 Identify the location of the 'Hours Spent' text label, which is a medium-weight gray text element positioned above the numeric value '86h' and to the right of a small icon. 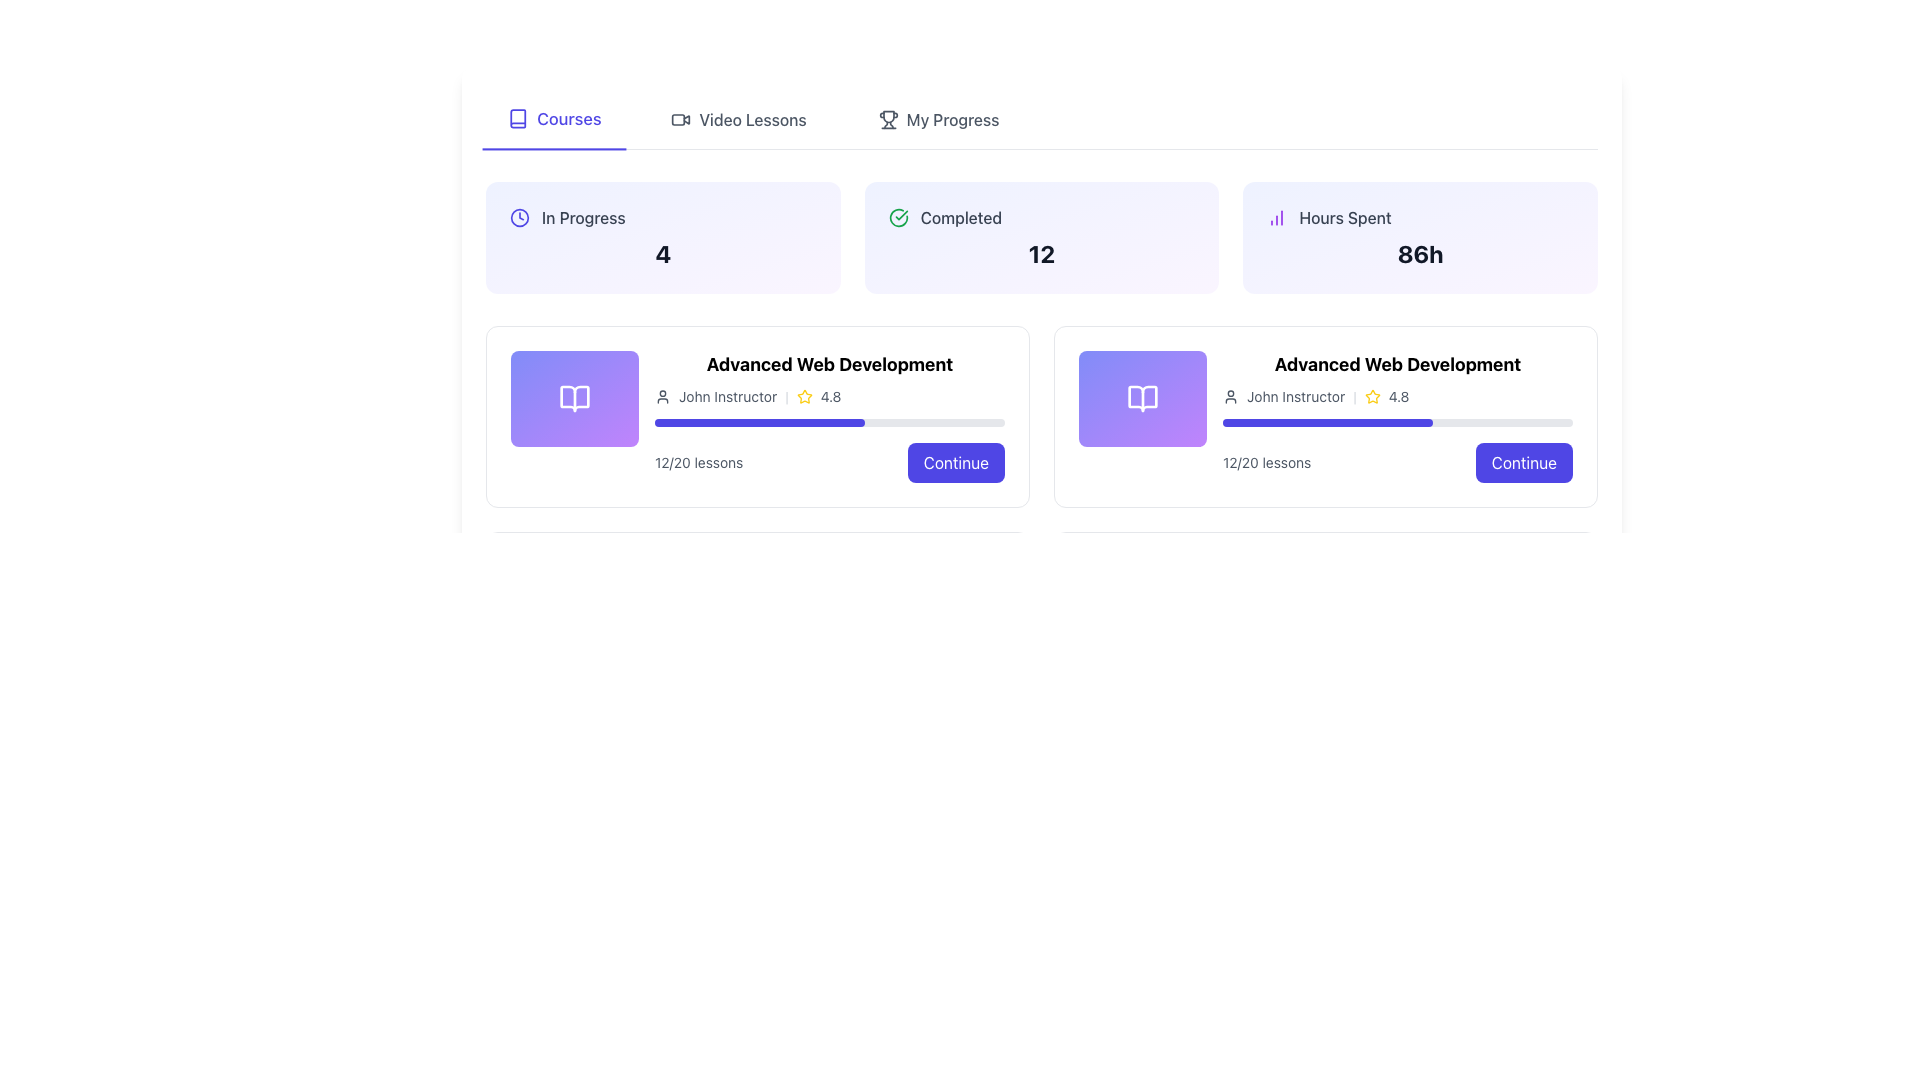
(1345, 218).